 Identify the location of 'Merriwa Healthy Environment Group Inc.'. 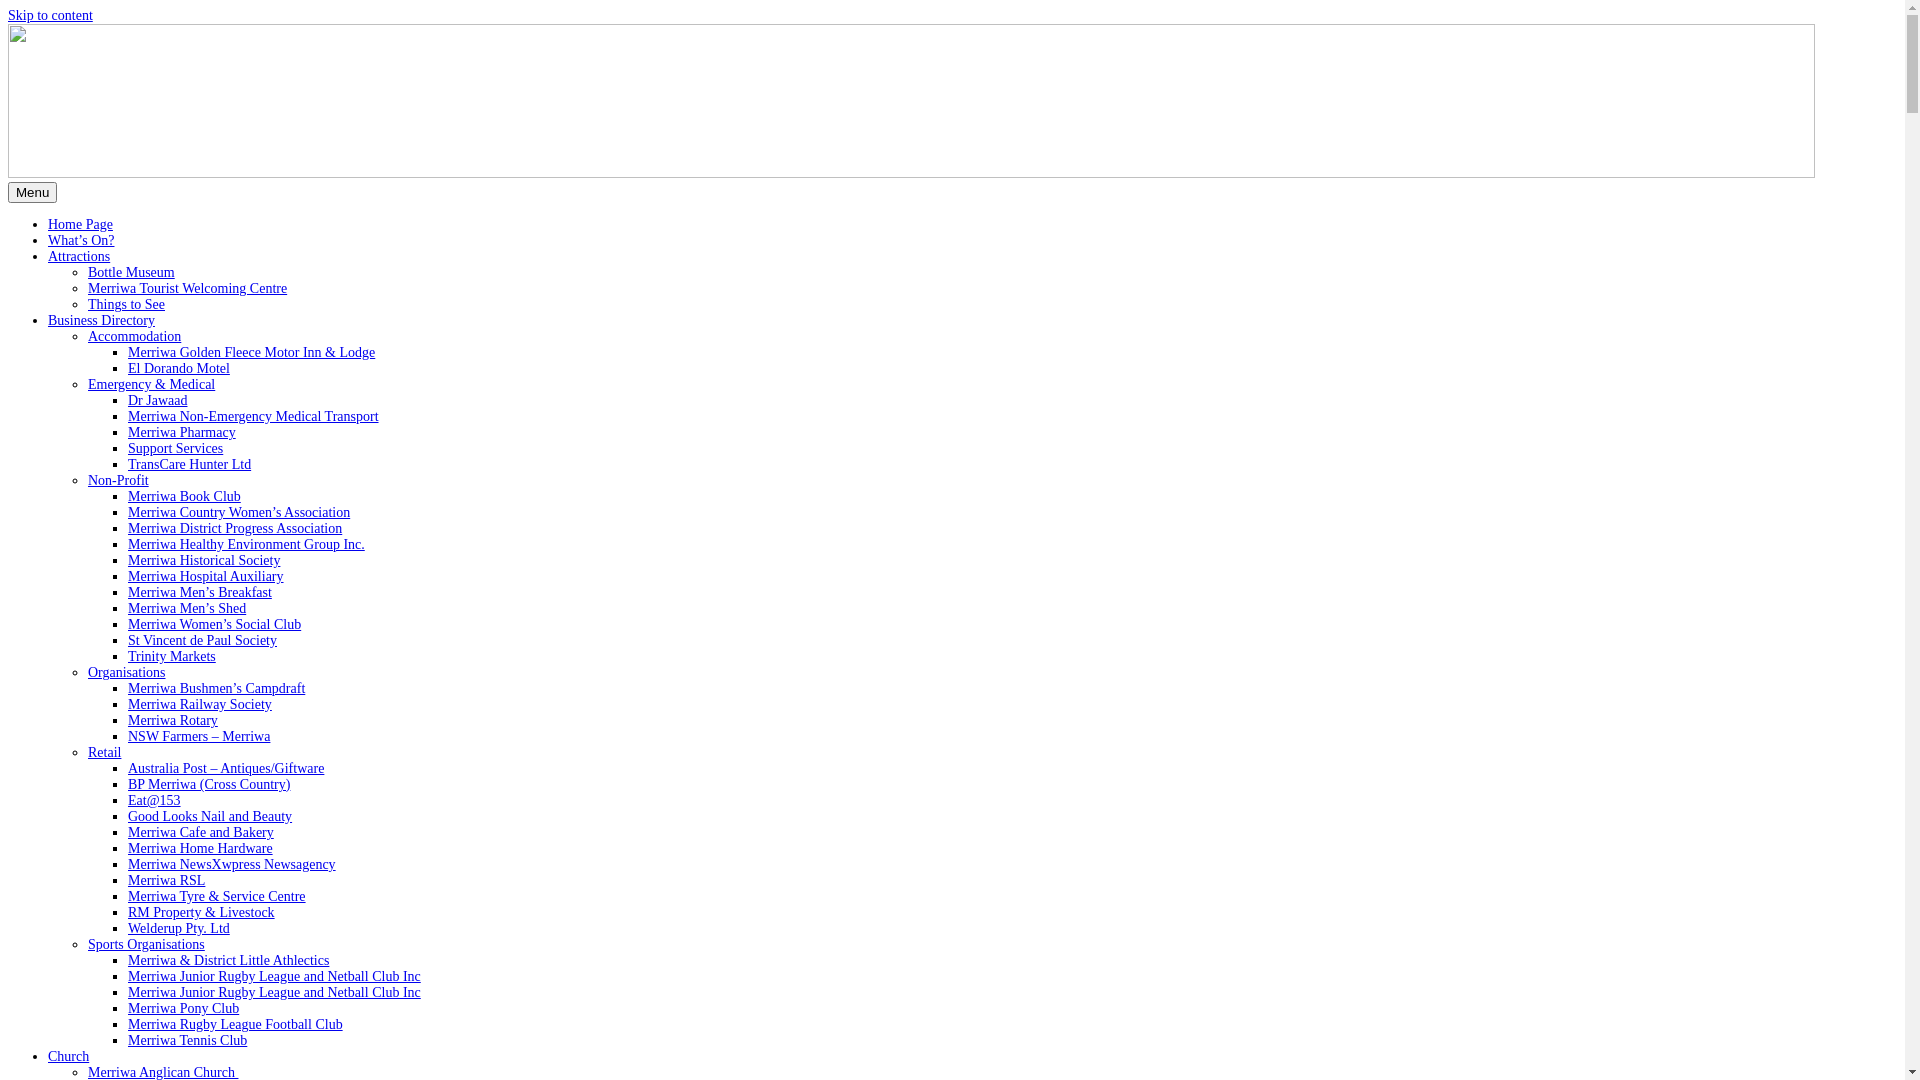
(127, 544).